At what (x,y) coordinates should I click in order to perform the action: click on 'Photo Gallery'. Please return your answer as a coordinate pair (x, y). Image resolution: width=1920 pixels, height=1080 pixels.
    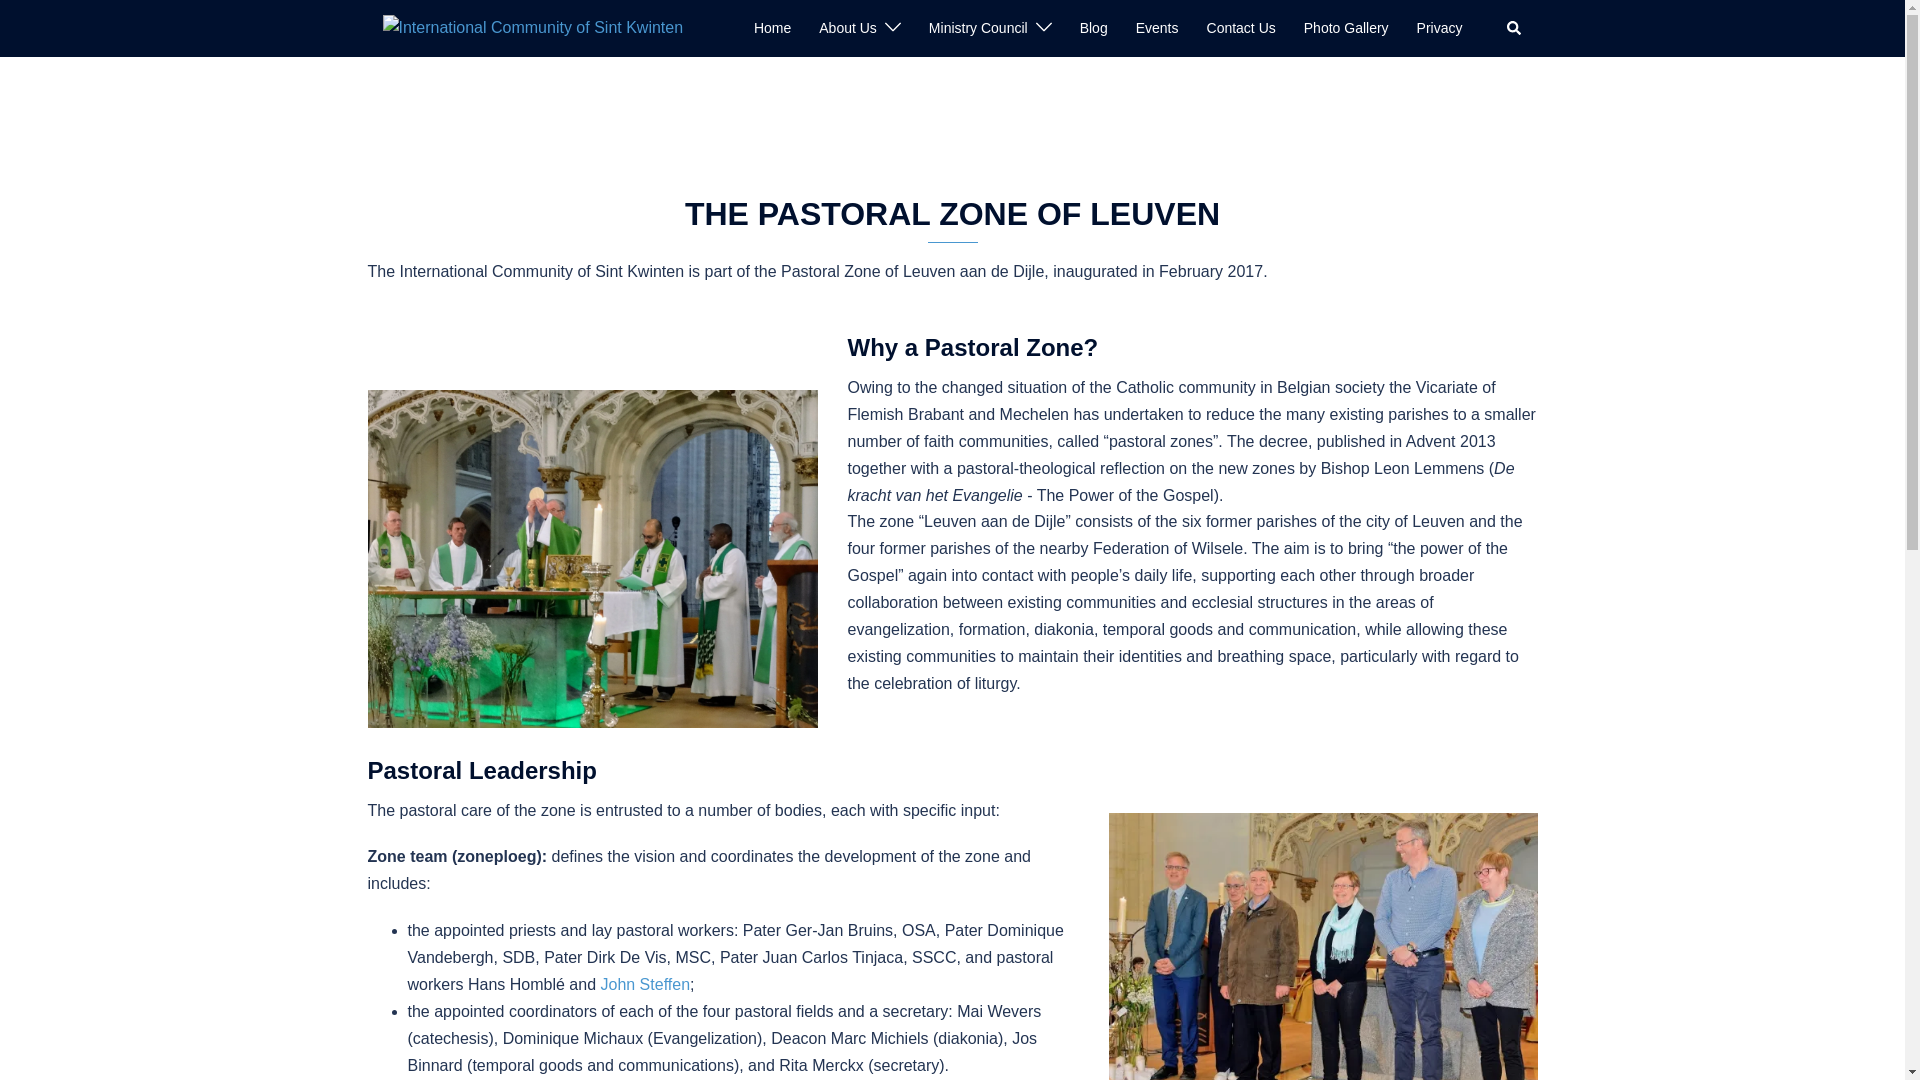
    Looking at the image, I should click on (1346, 29).